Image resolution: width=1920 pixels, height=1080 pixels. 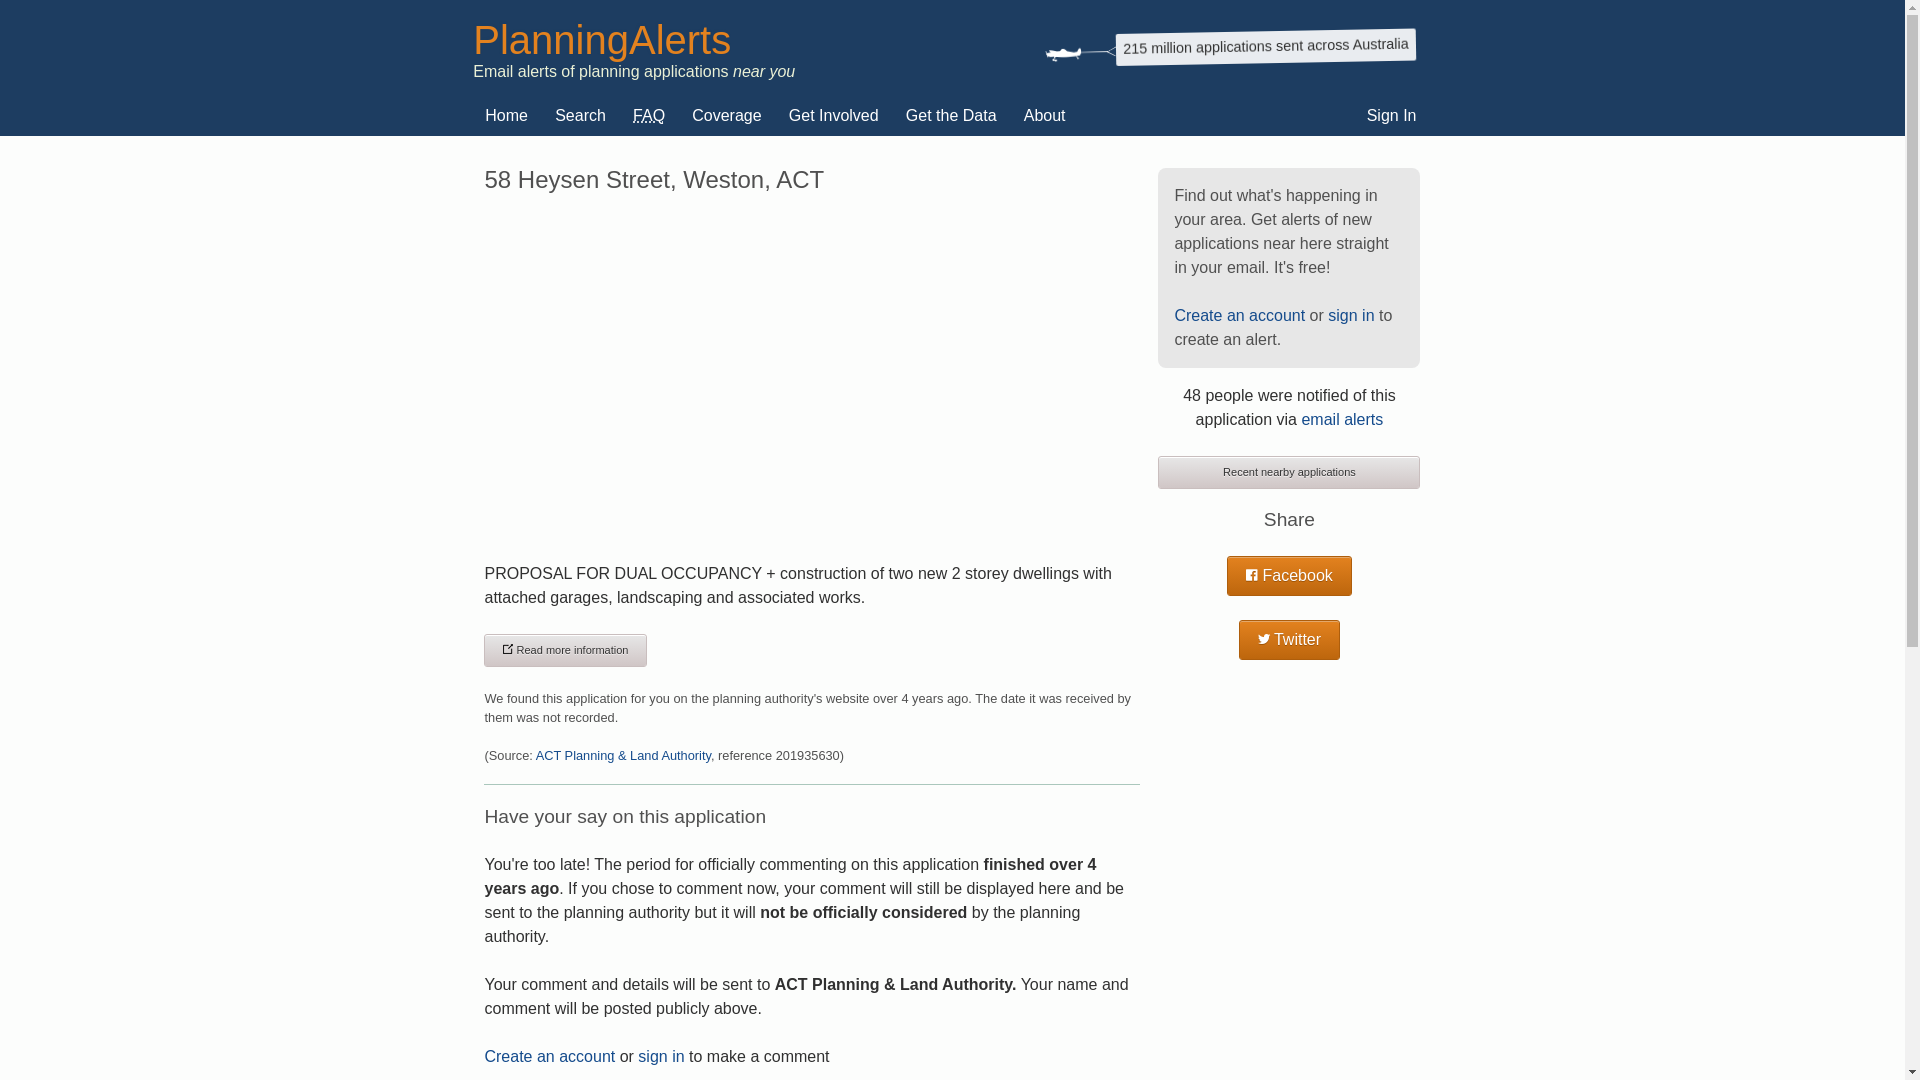 I want to click on 'Get Involved', so click(x=834, y=115).